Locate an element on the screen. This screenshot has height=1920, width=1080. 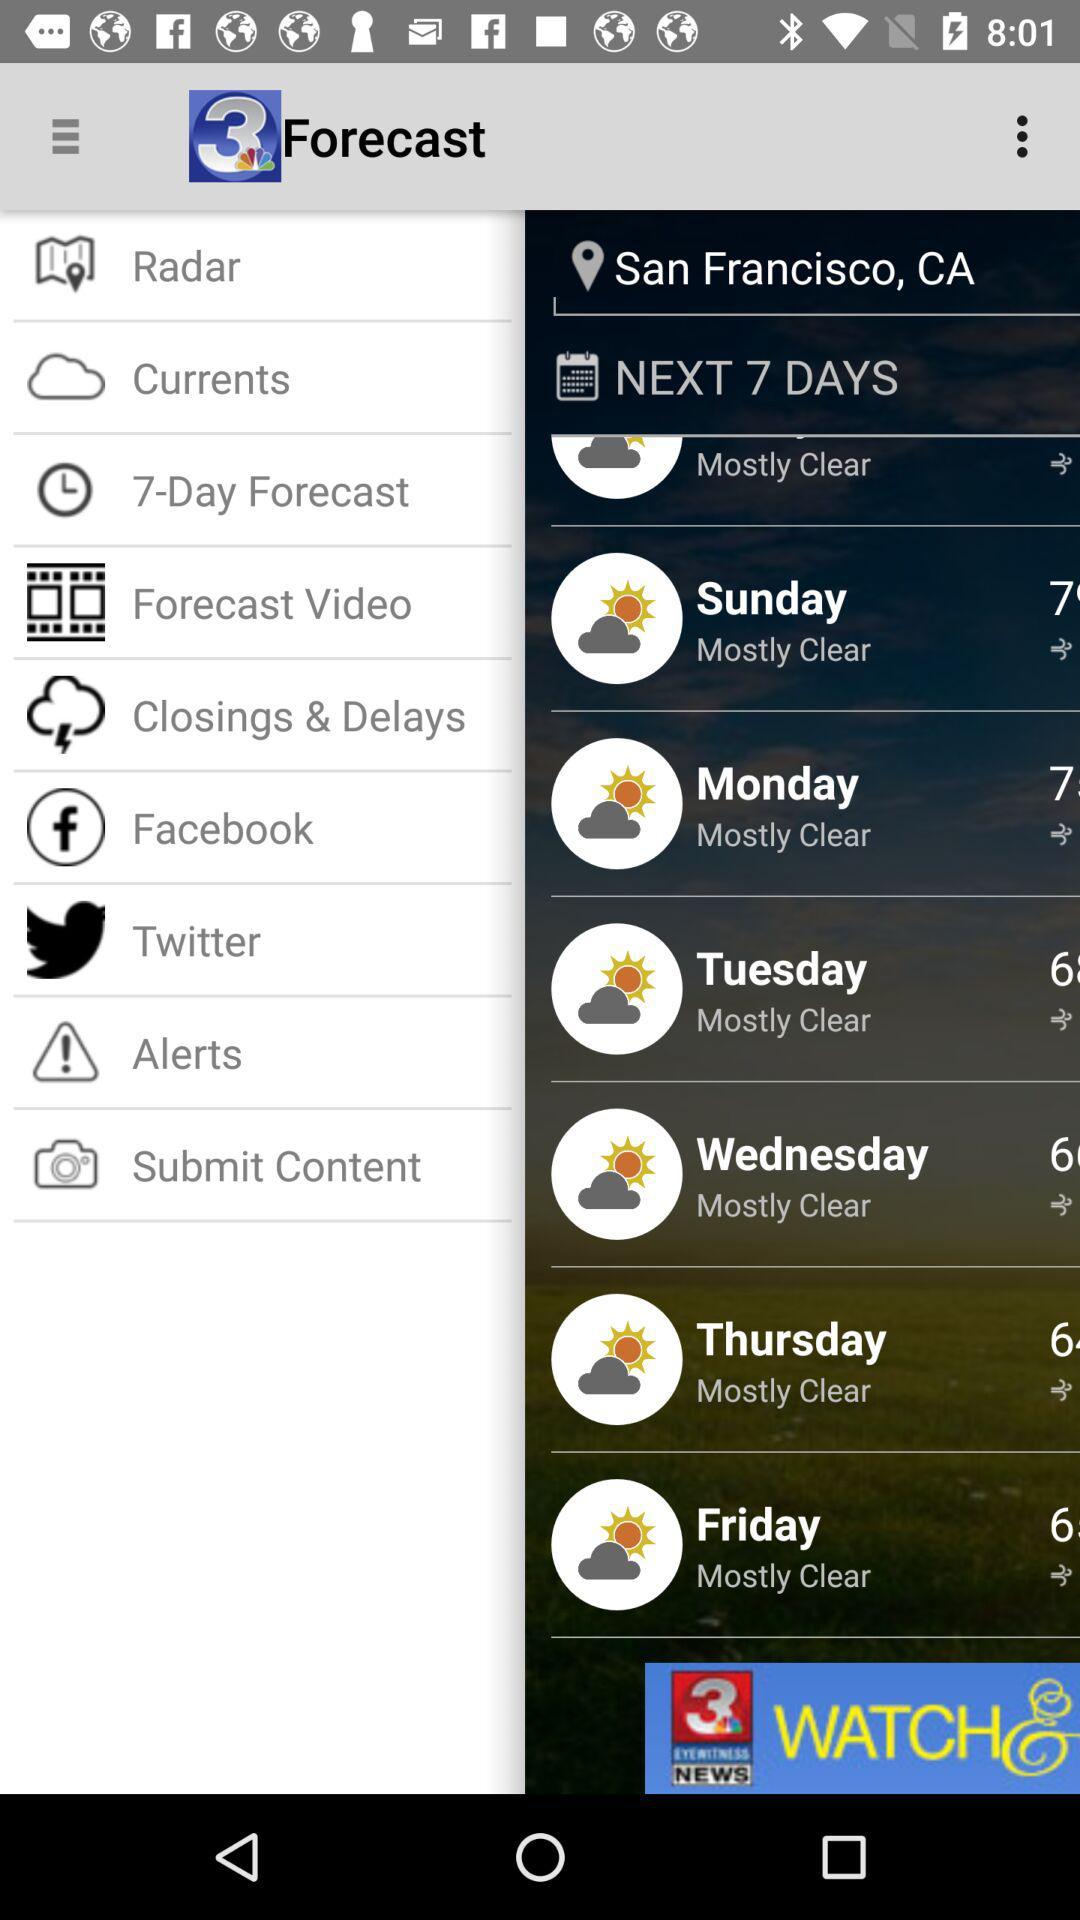
content selection is located at coordinates (861, 1727).